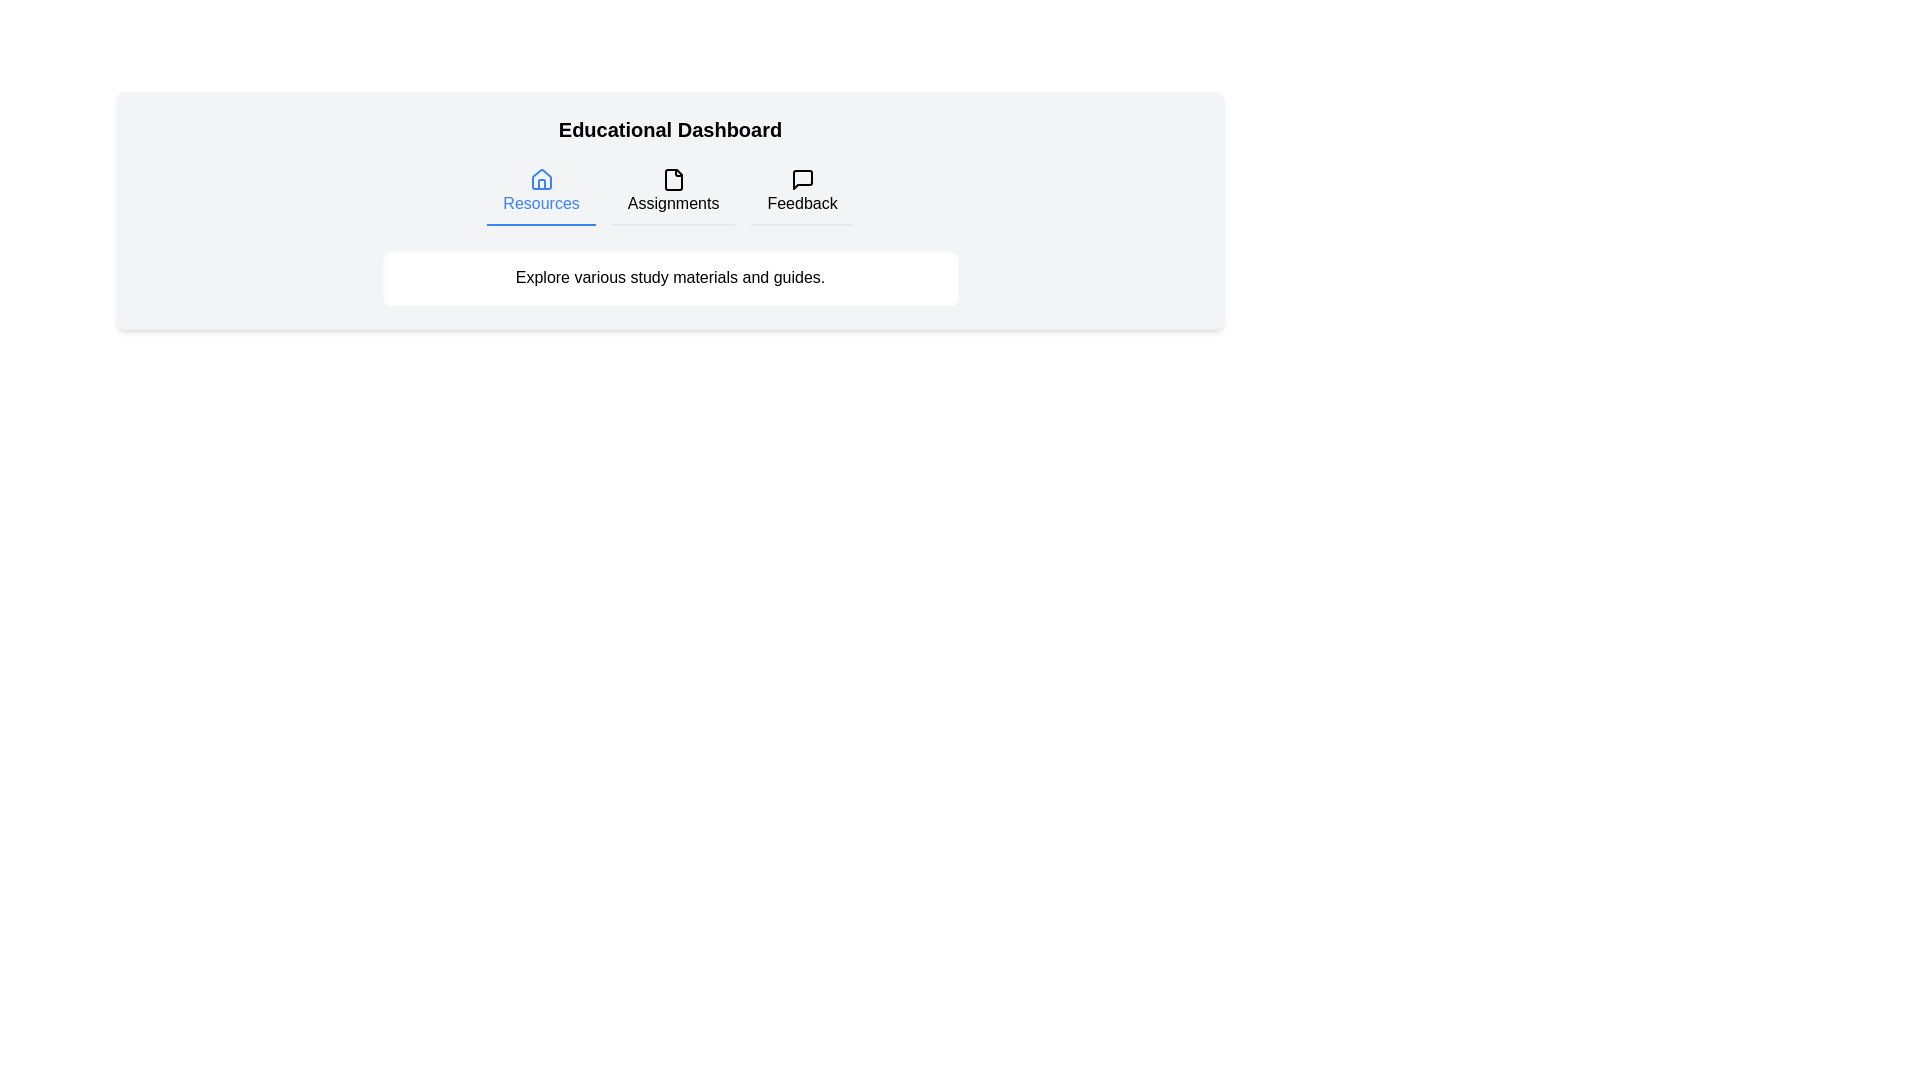  Describe the element at coordinates (802, 180) in the screenshot. I see `the speech bubble icon located at the far right side of the top navigation area, next to the 'Feedback' label, to interact with it` at that location.